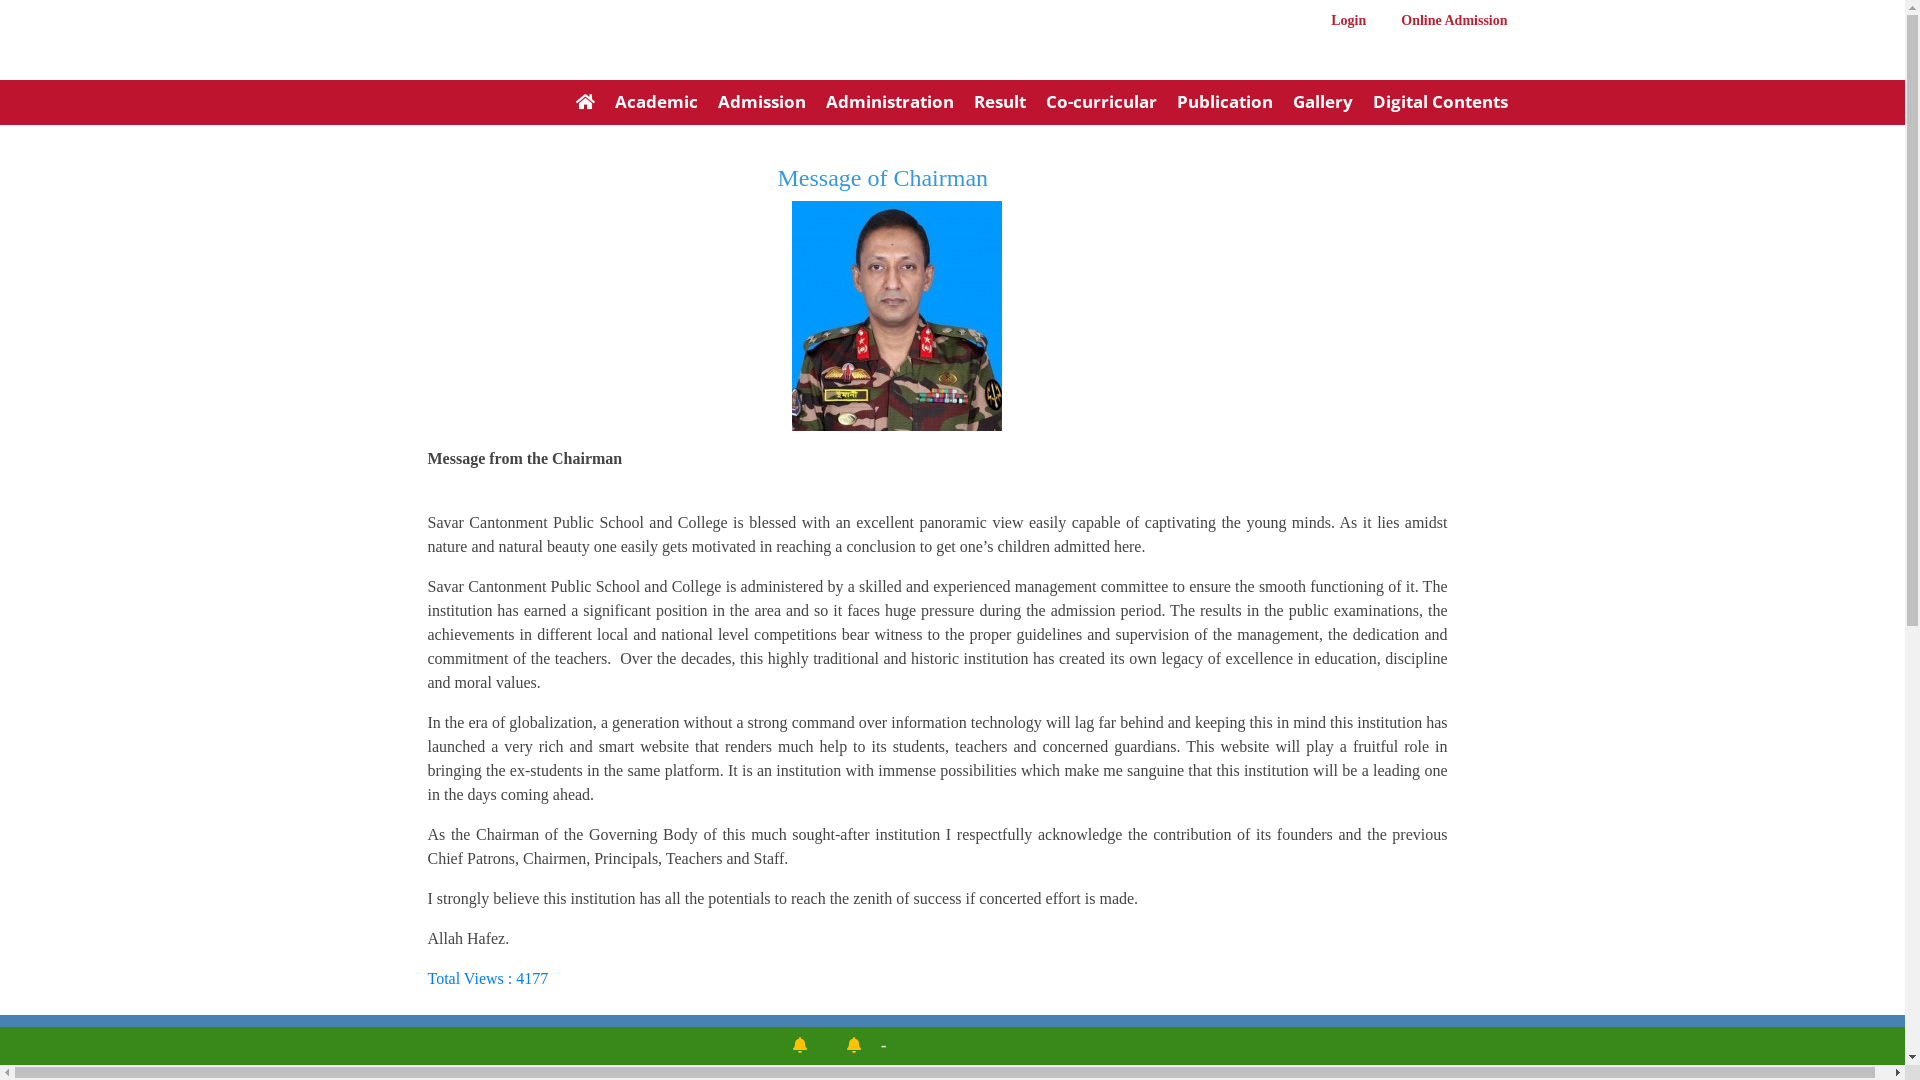 The width and height of the screenshot is (1920, 1080). Describe the element at coordinates (645, 104) in the screenshot. I see `'Academic'` at that location.